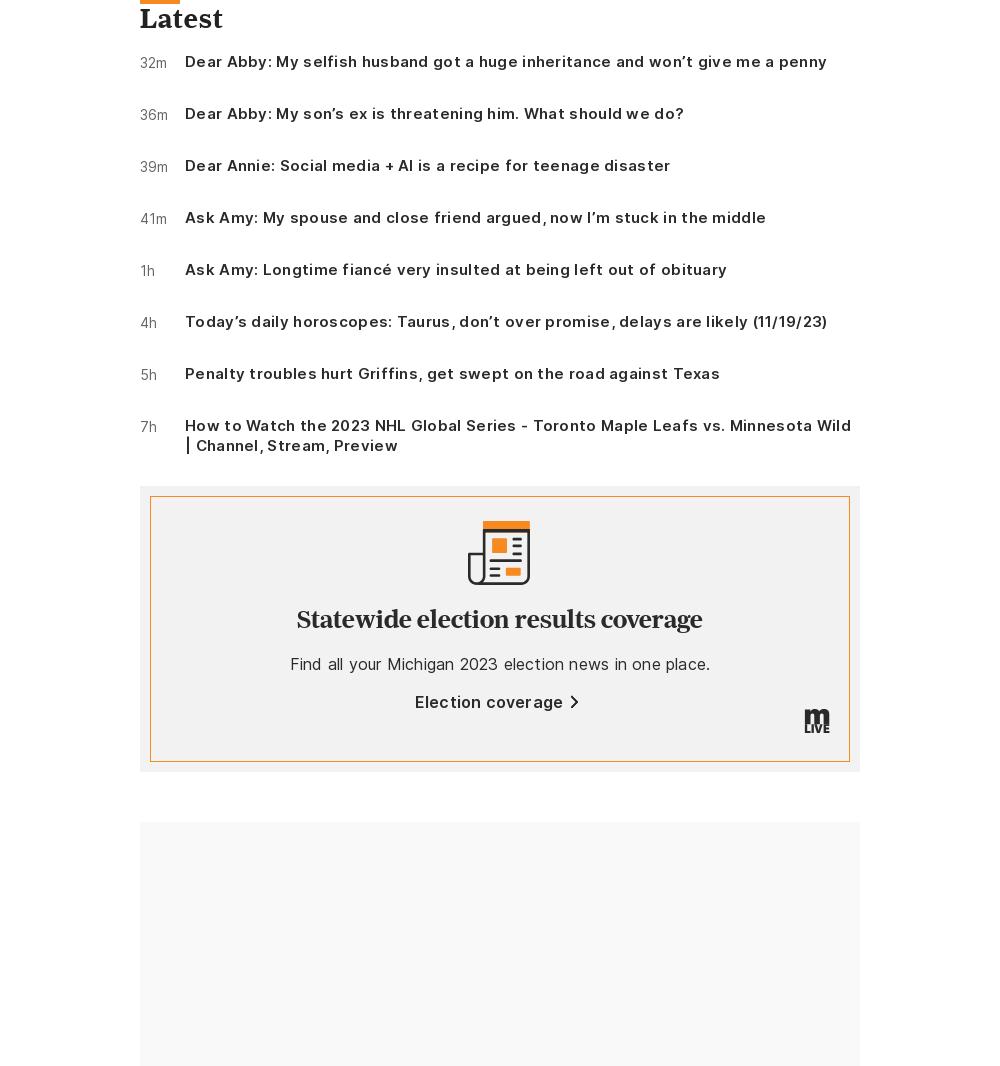  Describe the element at coordinates (487, 700) in the screenshot. I see `'Election coverage'` at that location.